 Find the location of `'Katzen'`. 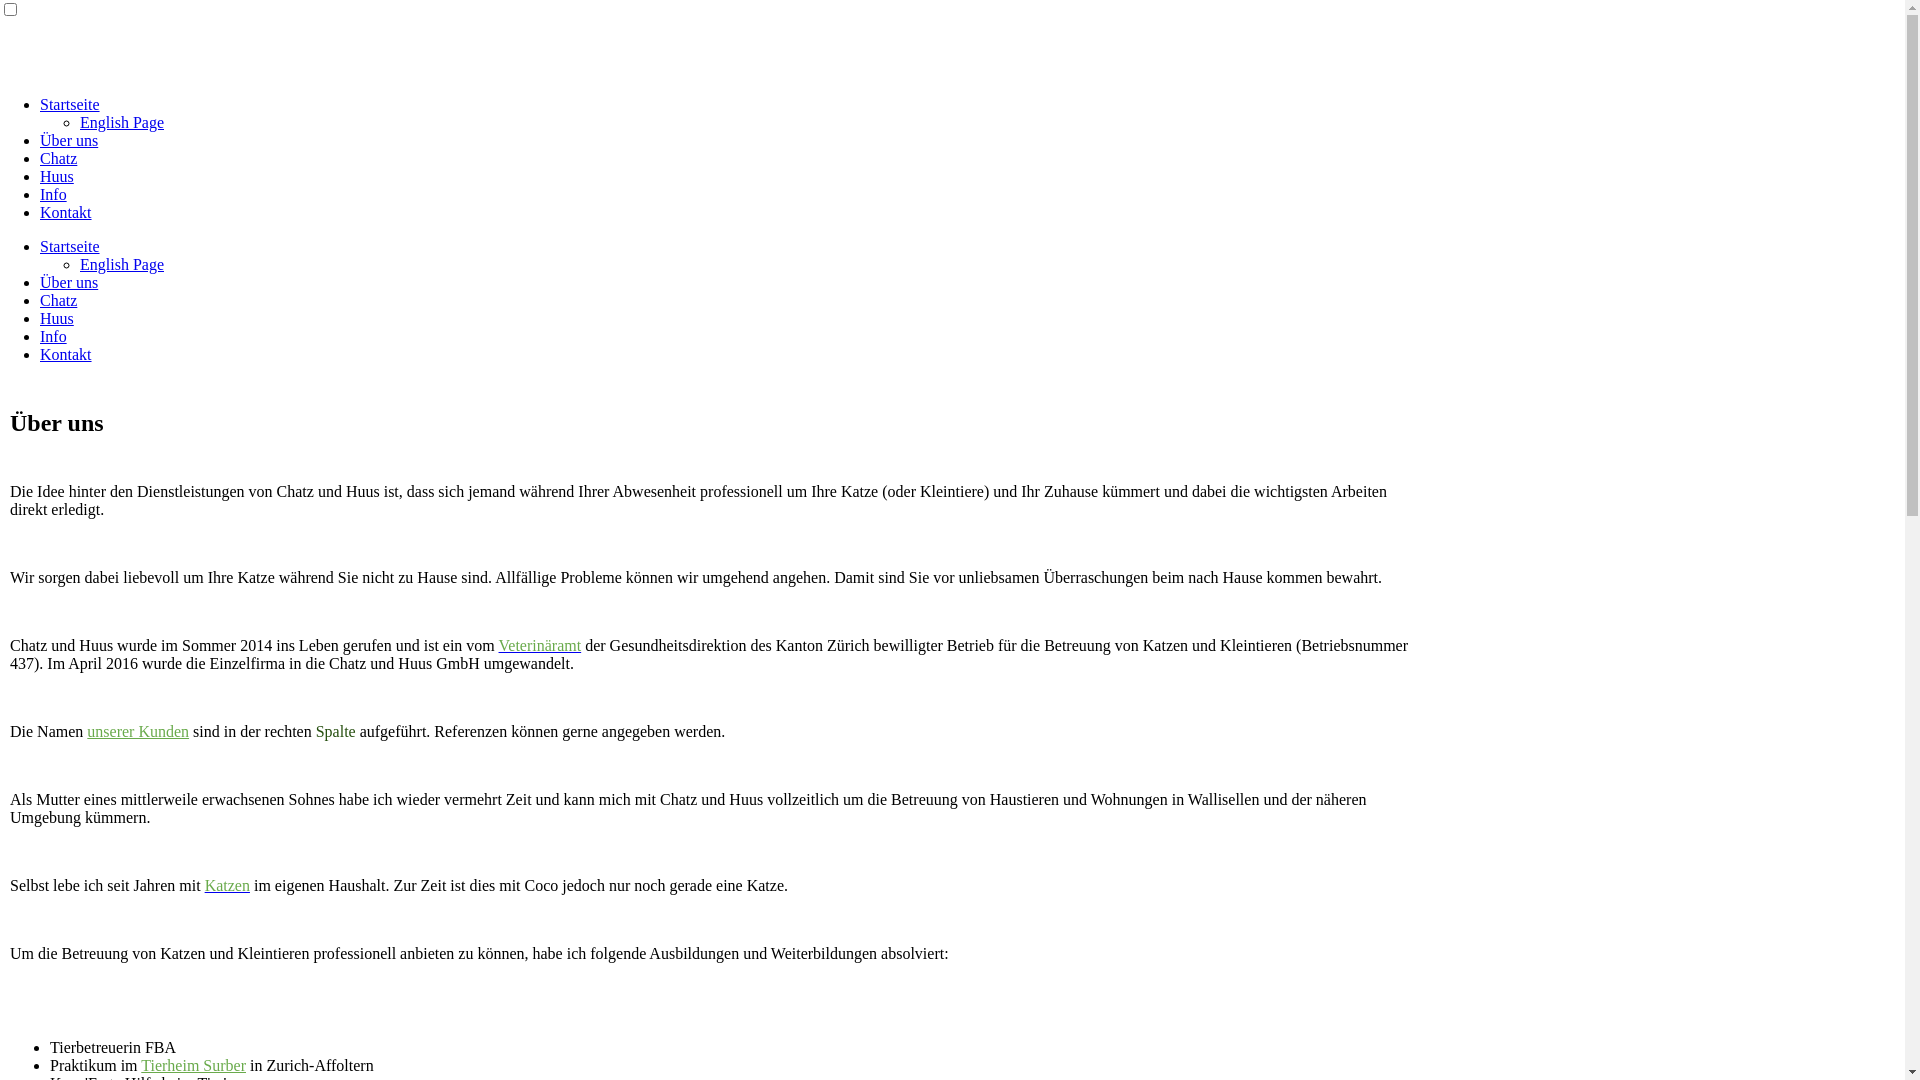

'Katzen' is located at coordinates (227, 884).